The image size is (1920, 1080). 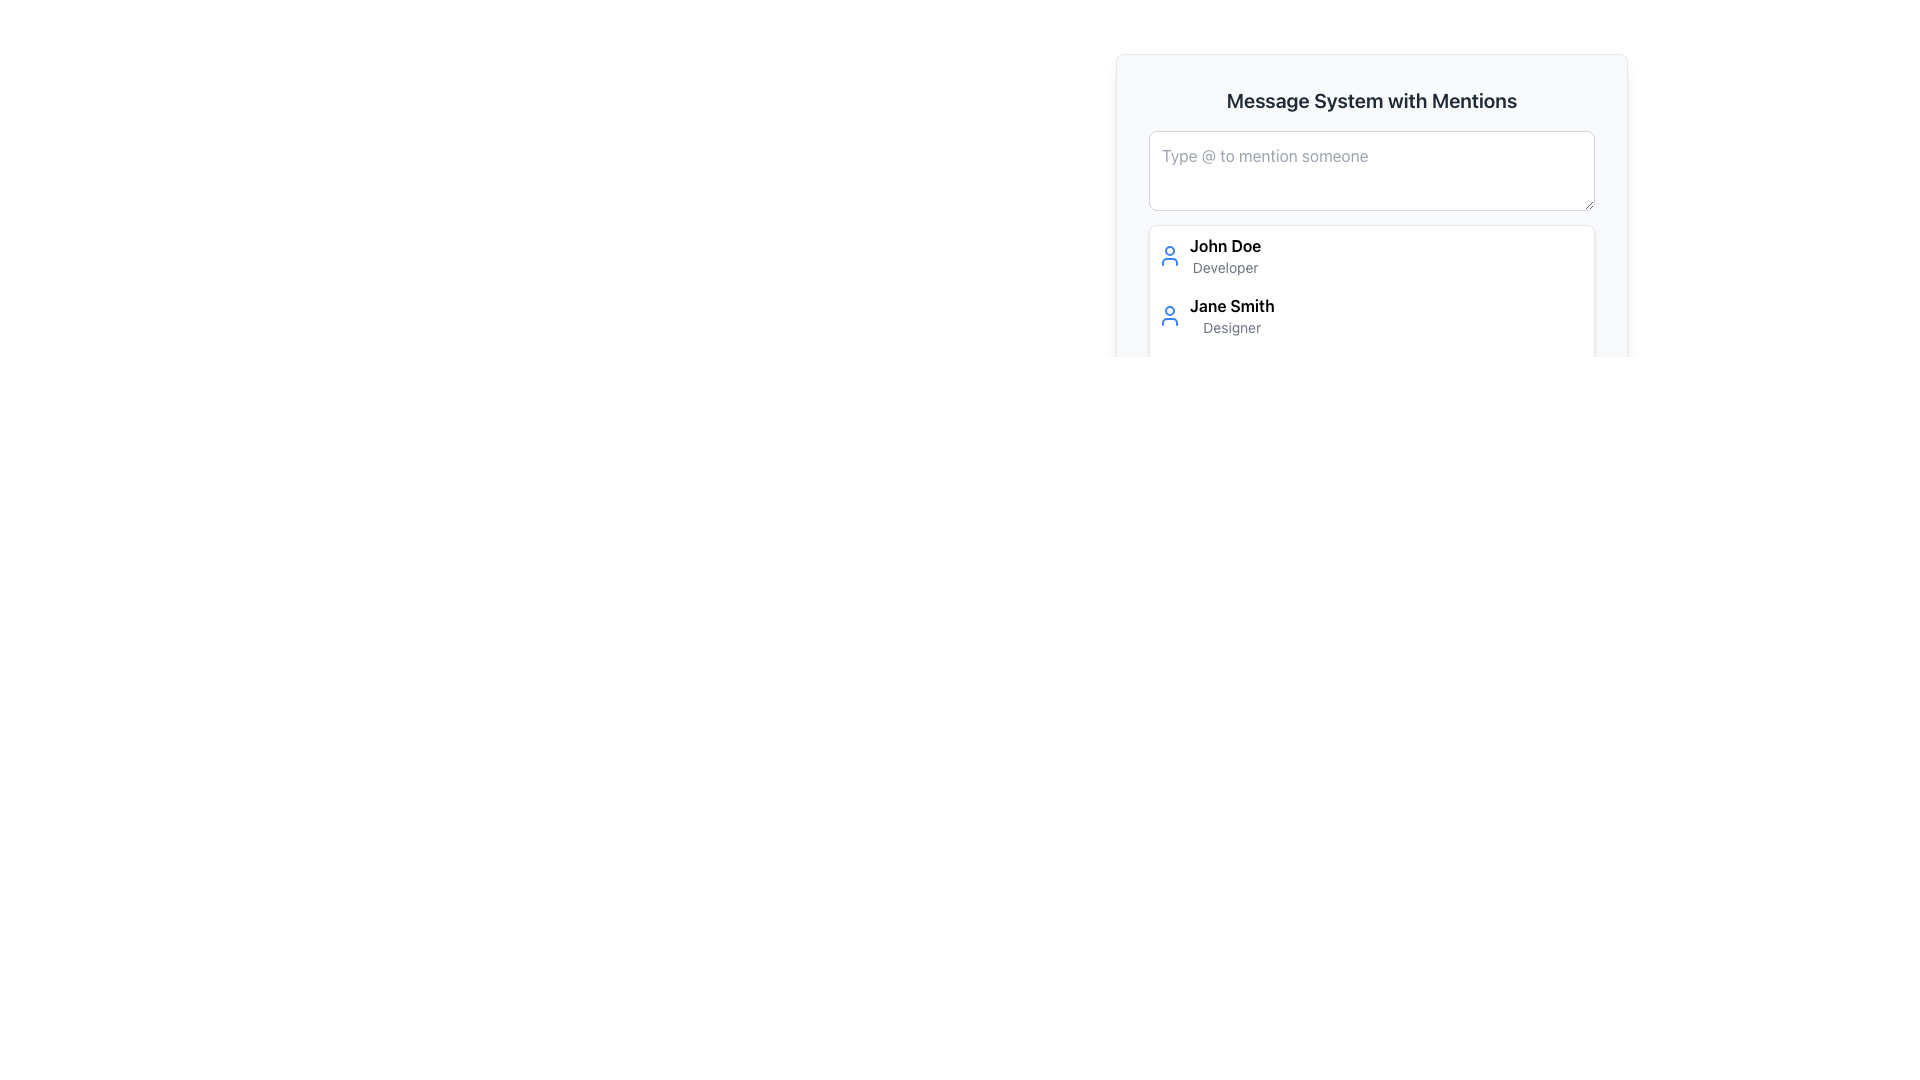 I want to click on the text element displaying the user's name 'Jane Smith' if it is interactive, located below 'John Doe' in a vertical list of personnel details, so click(x=1231, y=305).